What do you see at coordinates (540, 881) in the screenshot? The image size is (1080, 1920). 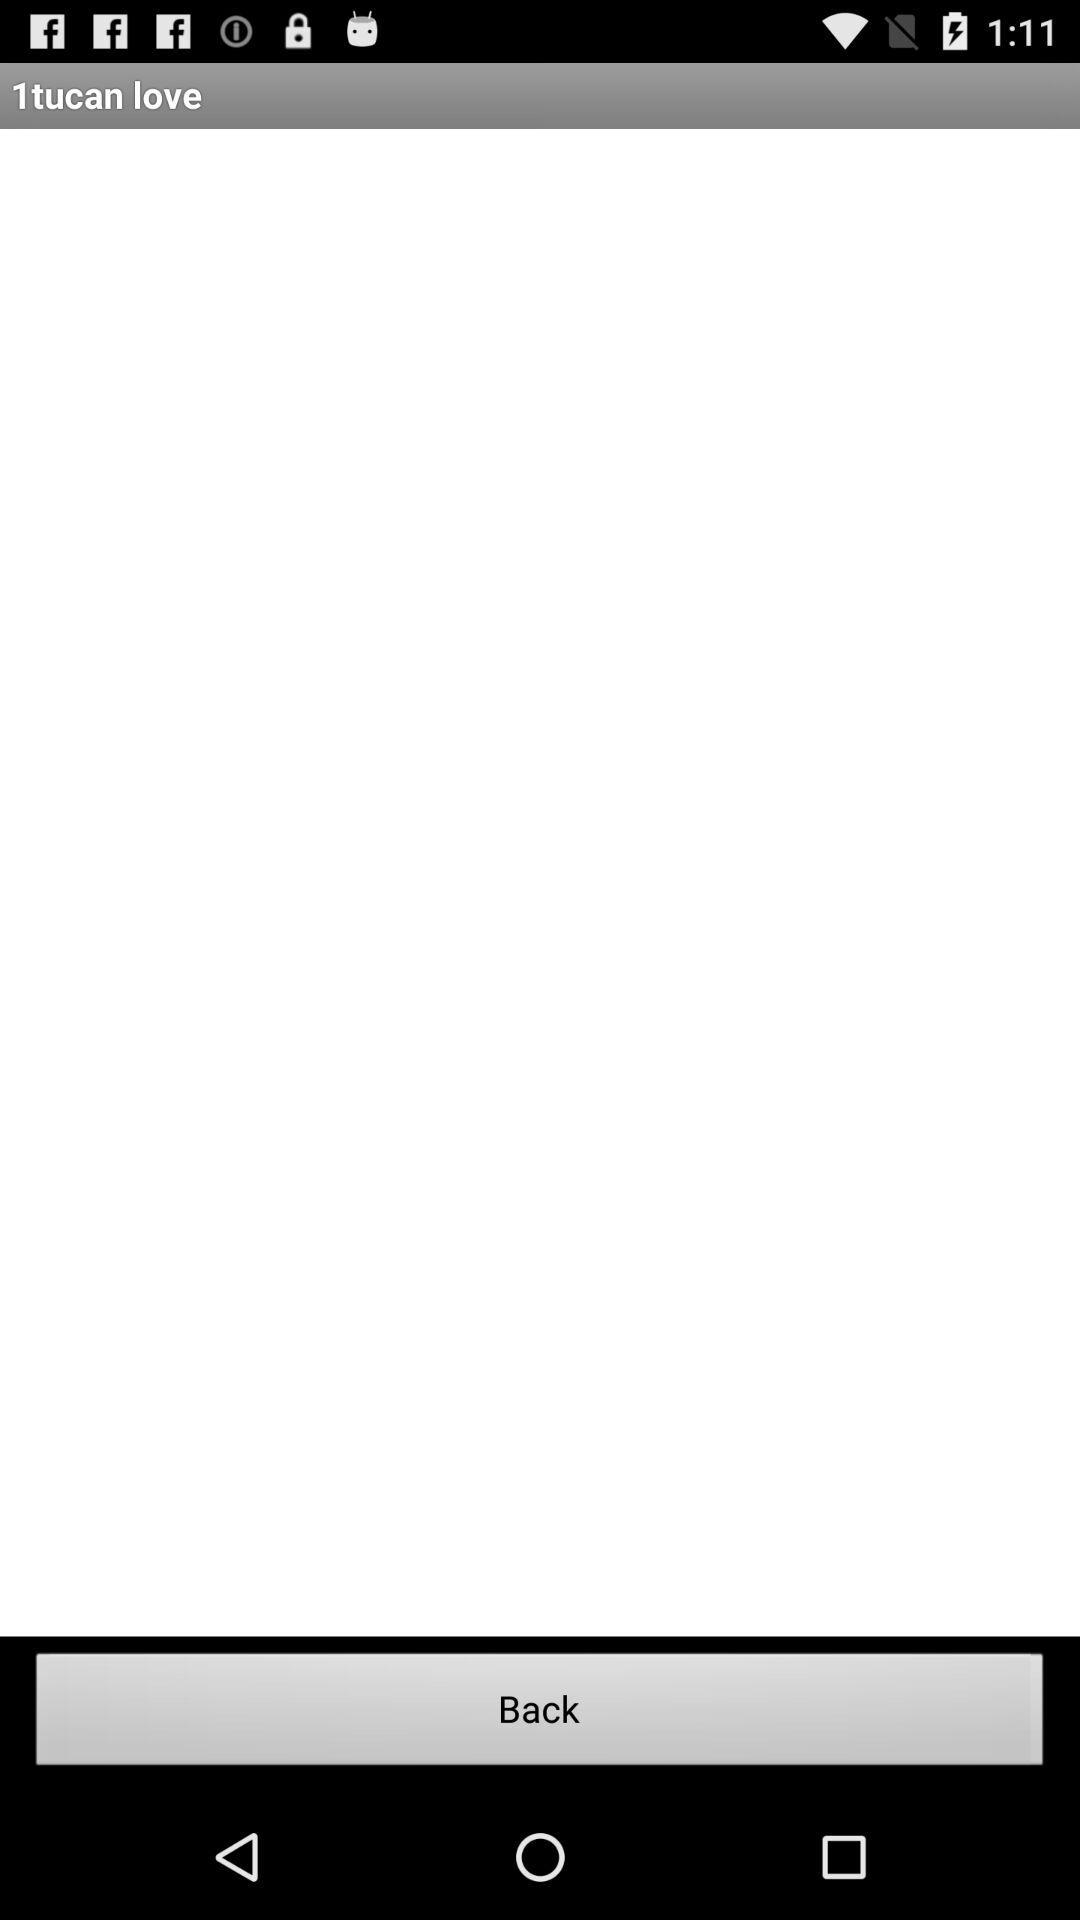 I see `the item above the back item` at bounding box center [540, 881].